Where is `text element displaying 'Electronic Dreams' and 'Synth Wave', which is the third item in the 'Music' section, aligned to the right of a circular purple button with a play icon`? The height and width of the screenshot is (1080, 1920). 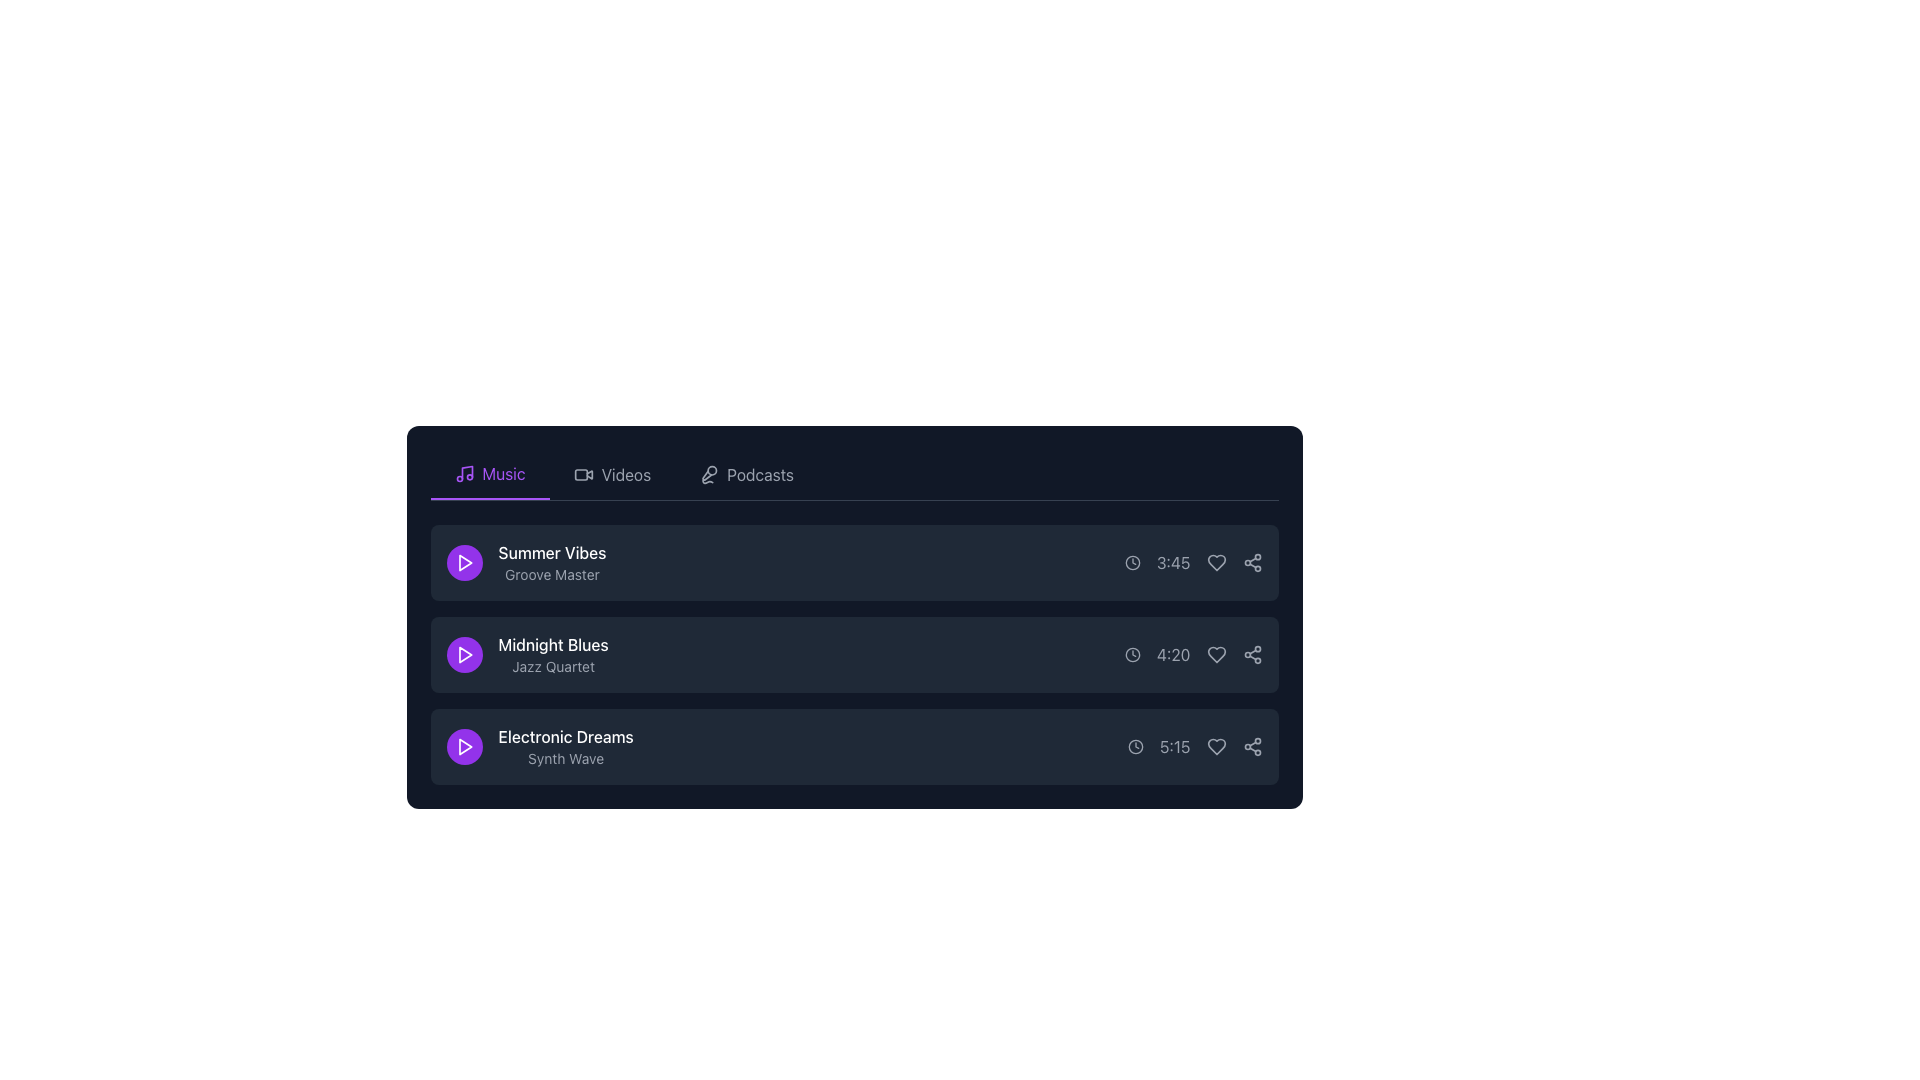 text element displaying 'Electronic Dreams' and 'Synth Wave', which is the third item in the 'Music' section, aligned to the right of a circular purple button with a play icon is located at coordinates (540, 747).